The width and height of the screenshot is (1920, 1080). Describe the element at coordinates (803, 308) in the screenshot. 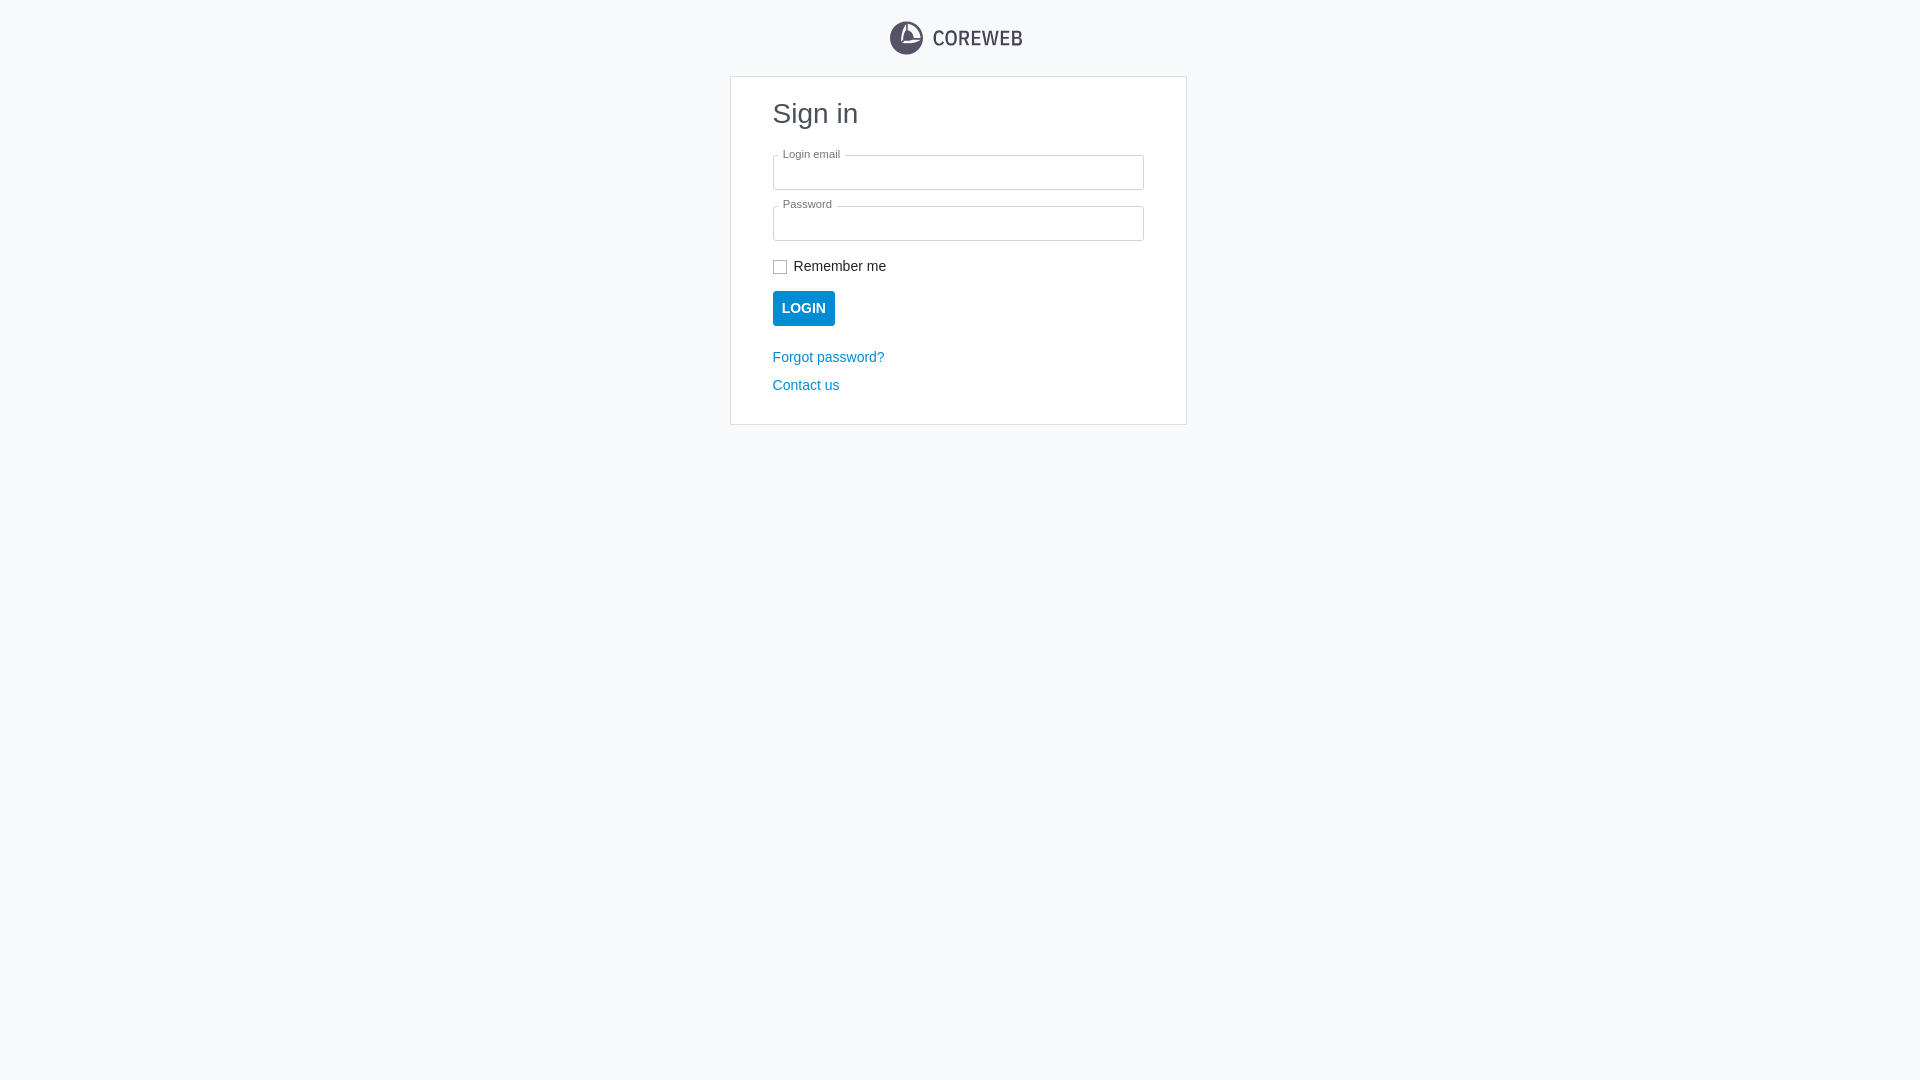

I see `'LOGIN'` at that location.